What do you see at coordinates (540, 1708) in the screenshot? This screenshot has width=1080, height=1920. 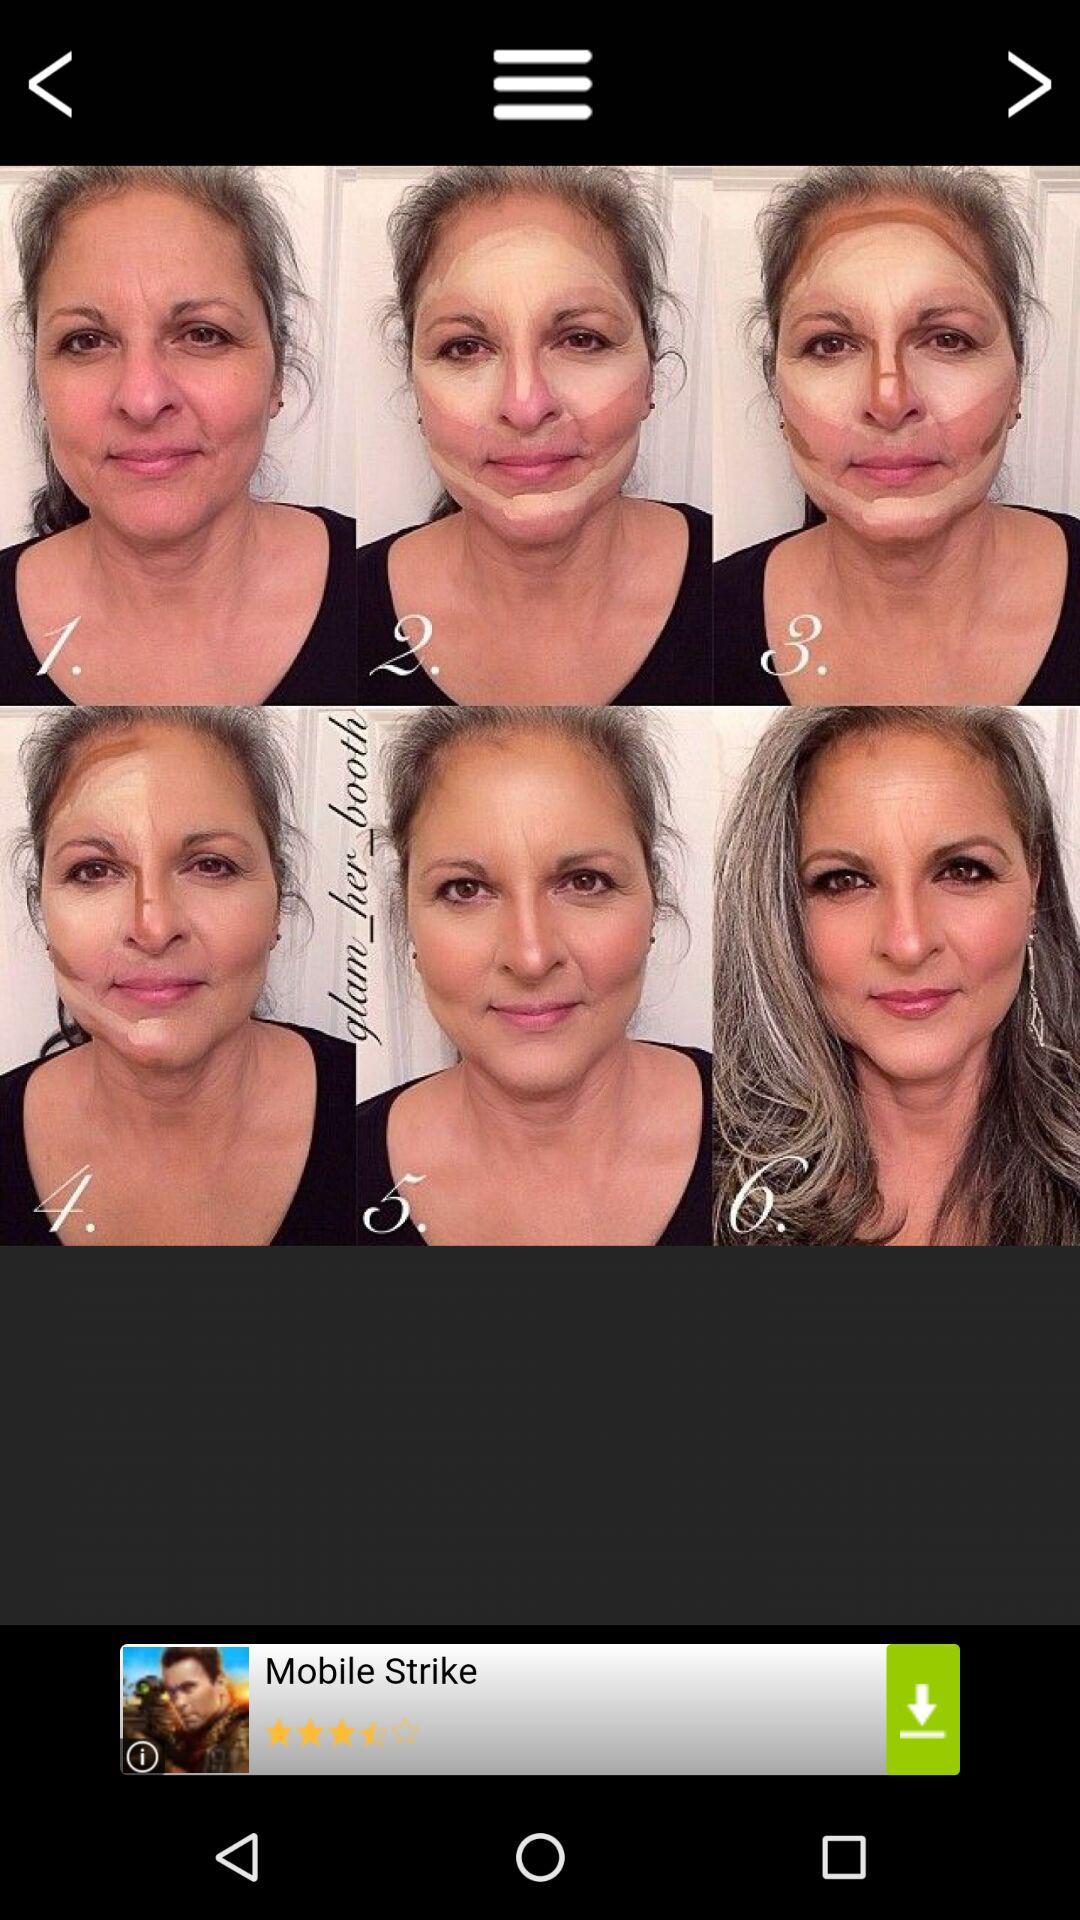 I see `click on advertisement banner` at bounding box center [540, 1708].